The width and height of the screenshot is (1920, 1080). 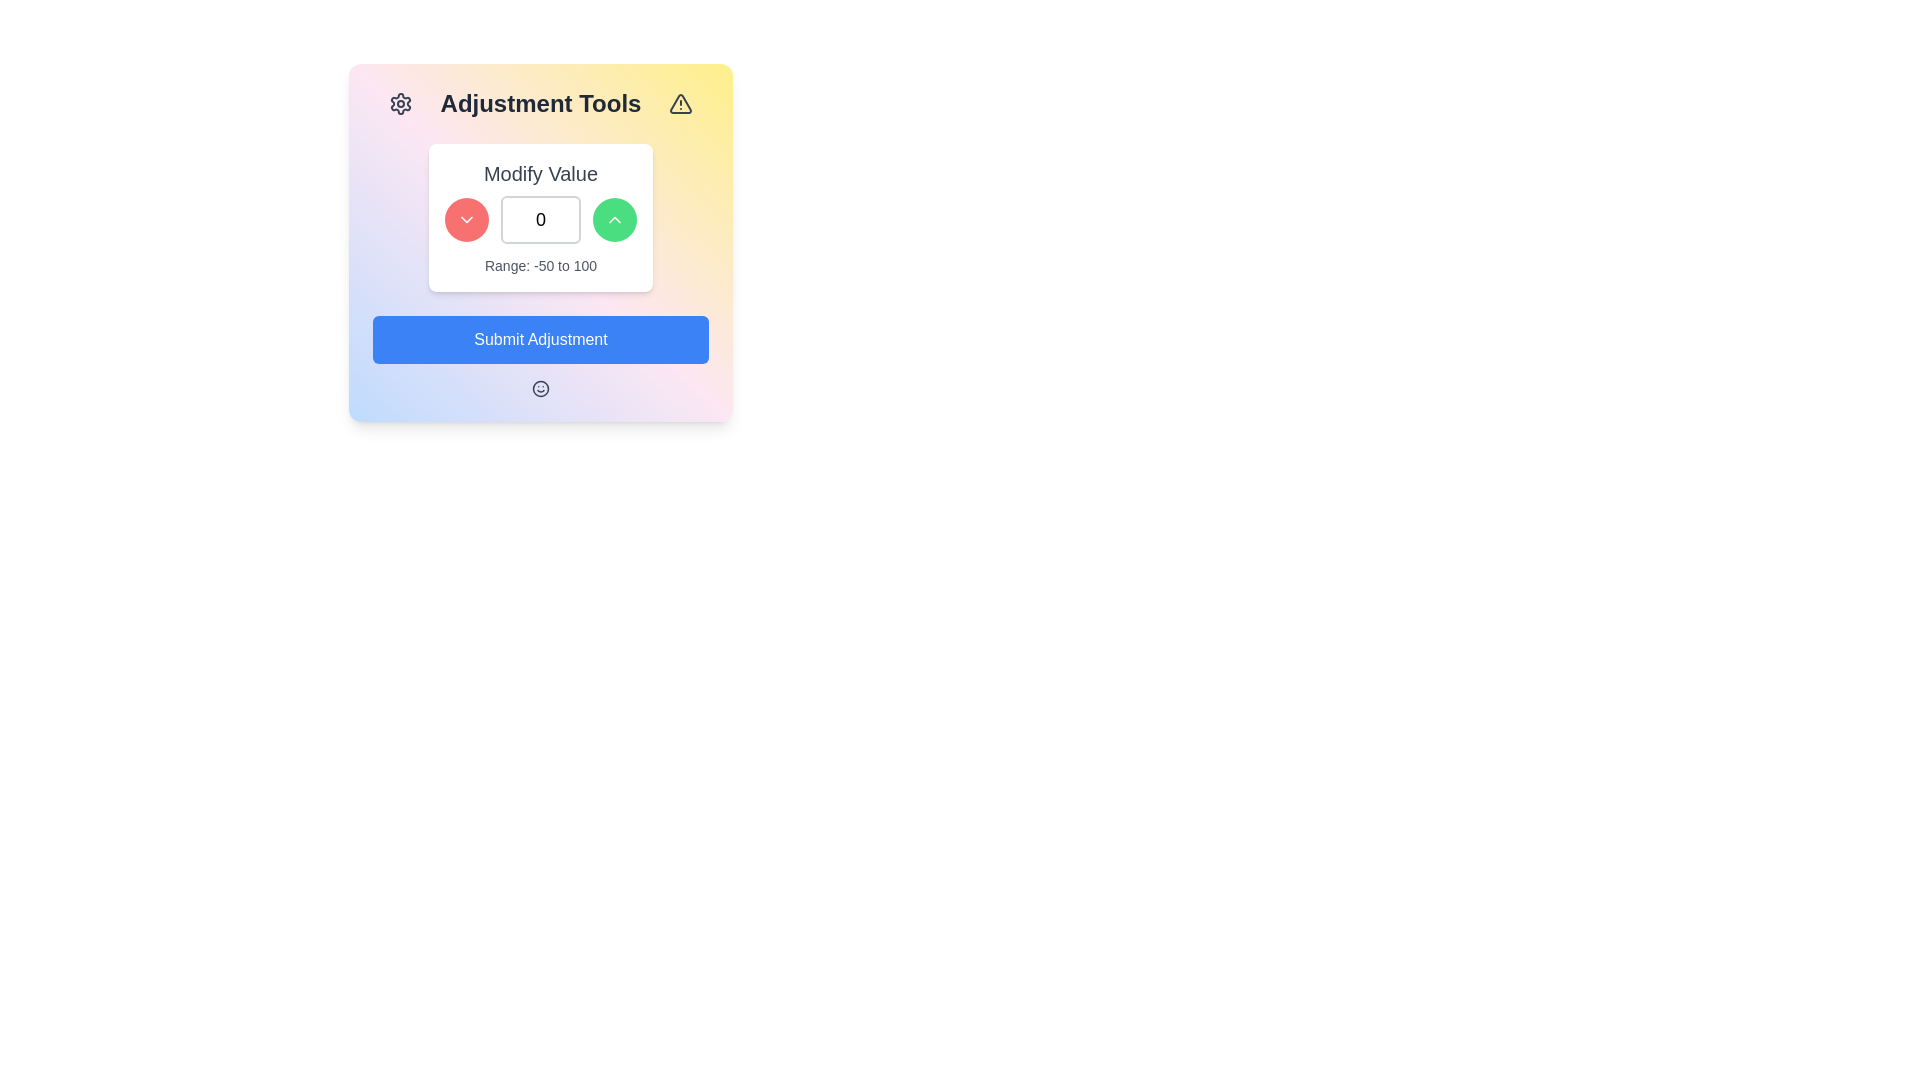 What do you see at coordinates (465, 219) in the screenshot?
I see `the prominent circular button with a red background and a white arrow icon pointing downward, located on the left side of the value display field under the label 'Modify Value'` at bounding box center [465, 219].